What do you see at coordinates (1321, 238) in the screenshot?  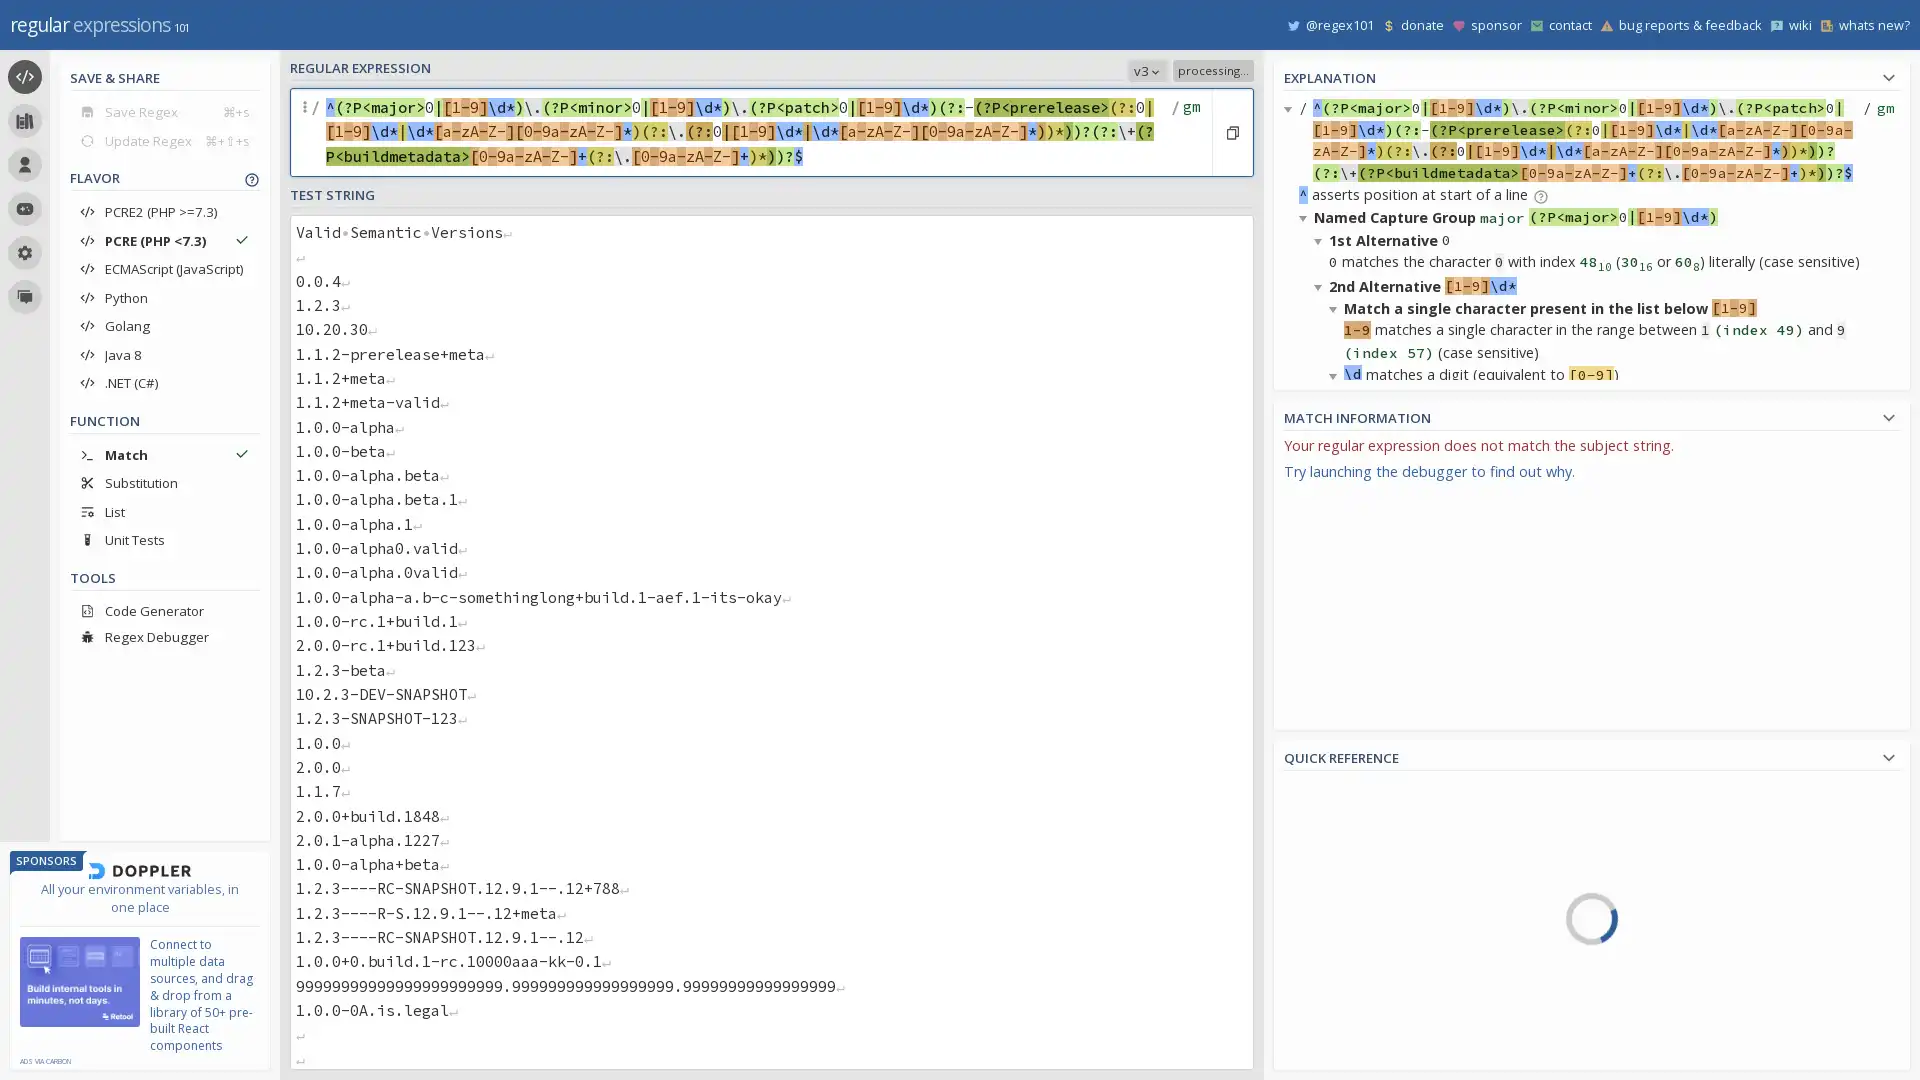 I see `Collapse Subtree` at bounding box center [1321, 238].